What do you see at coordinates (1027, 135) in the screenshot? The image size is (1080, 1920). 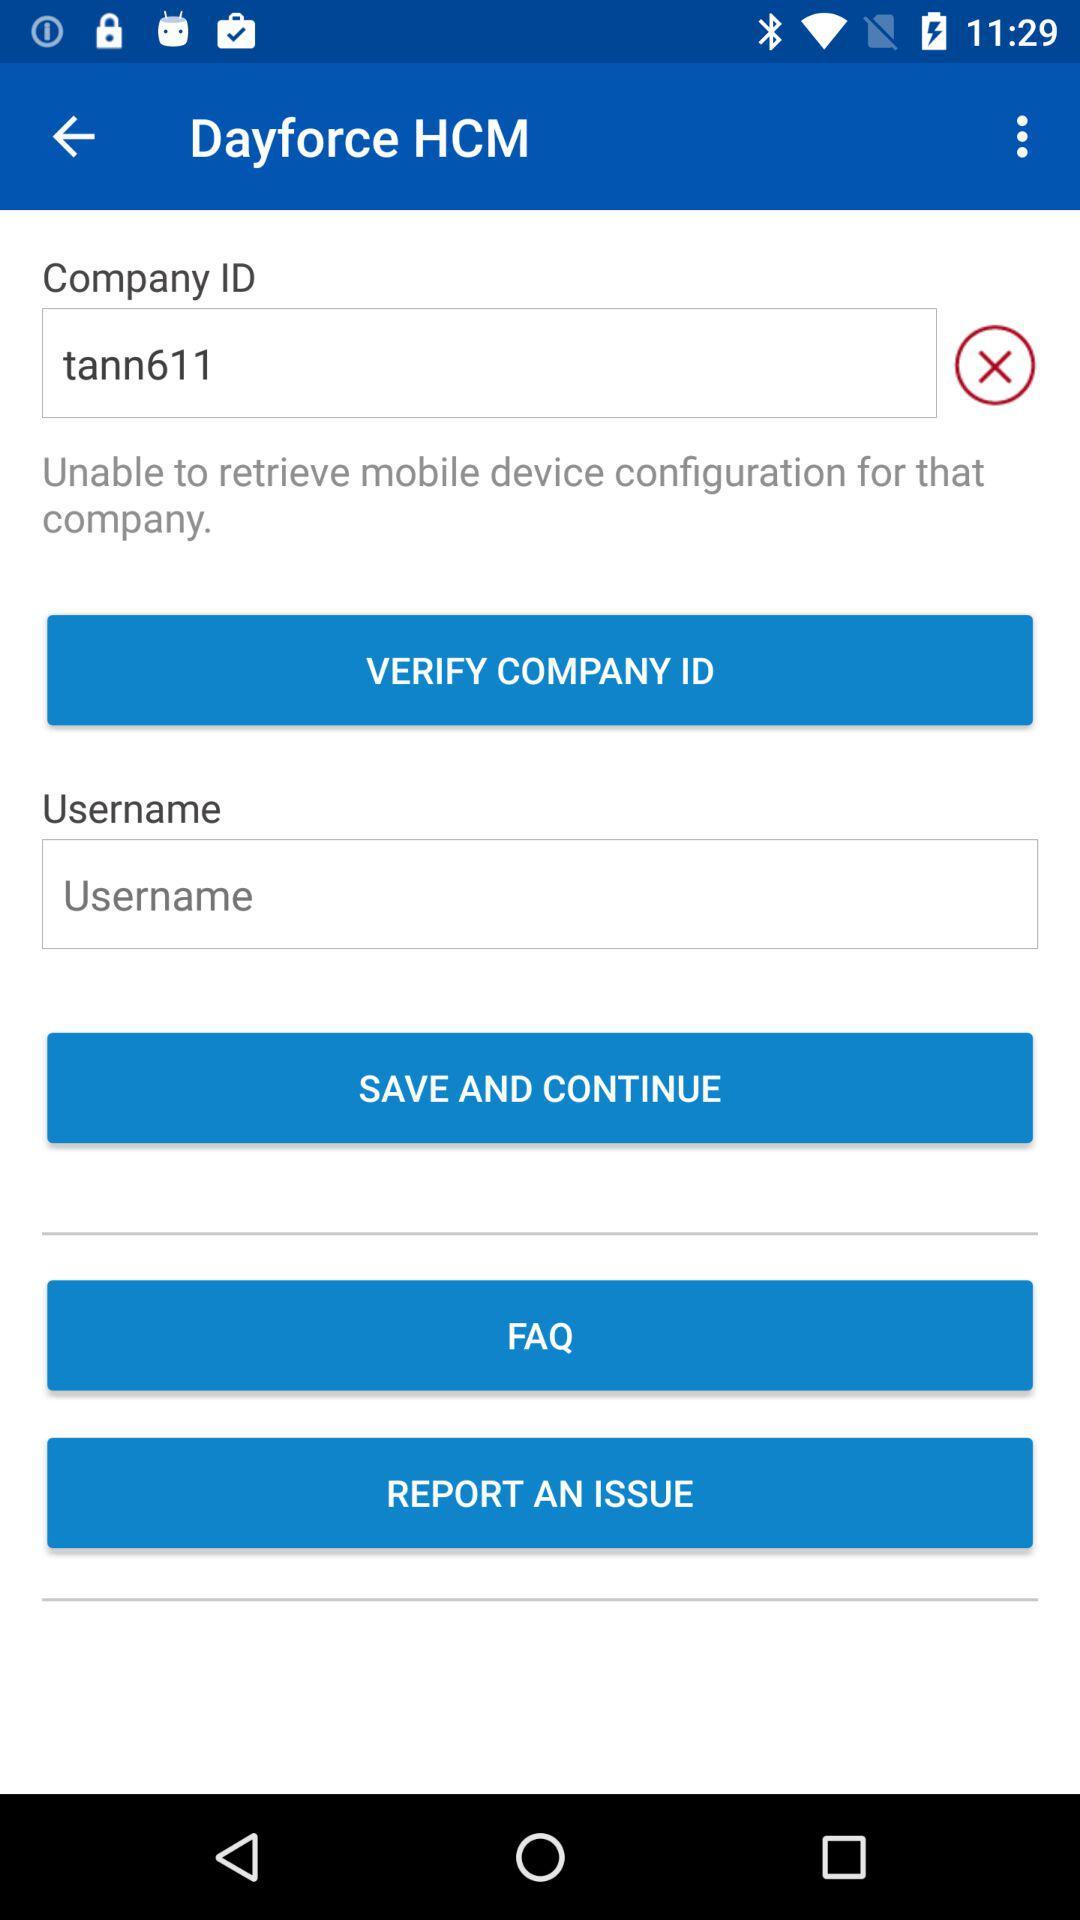 I see `the item to the right of the dayforce hcm` at bounding box center [1027, 135].